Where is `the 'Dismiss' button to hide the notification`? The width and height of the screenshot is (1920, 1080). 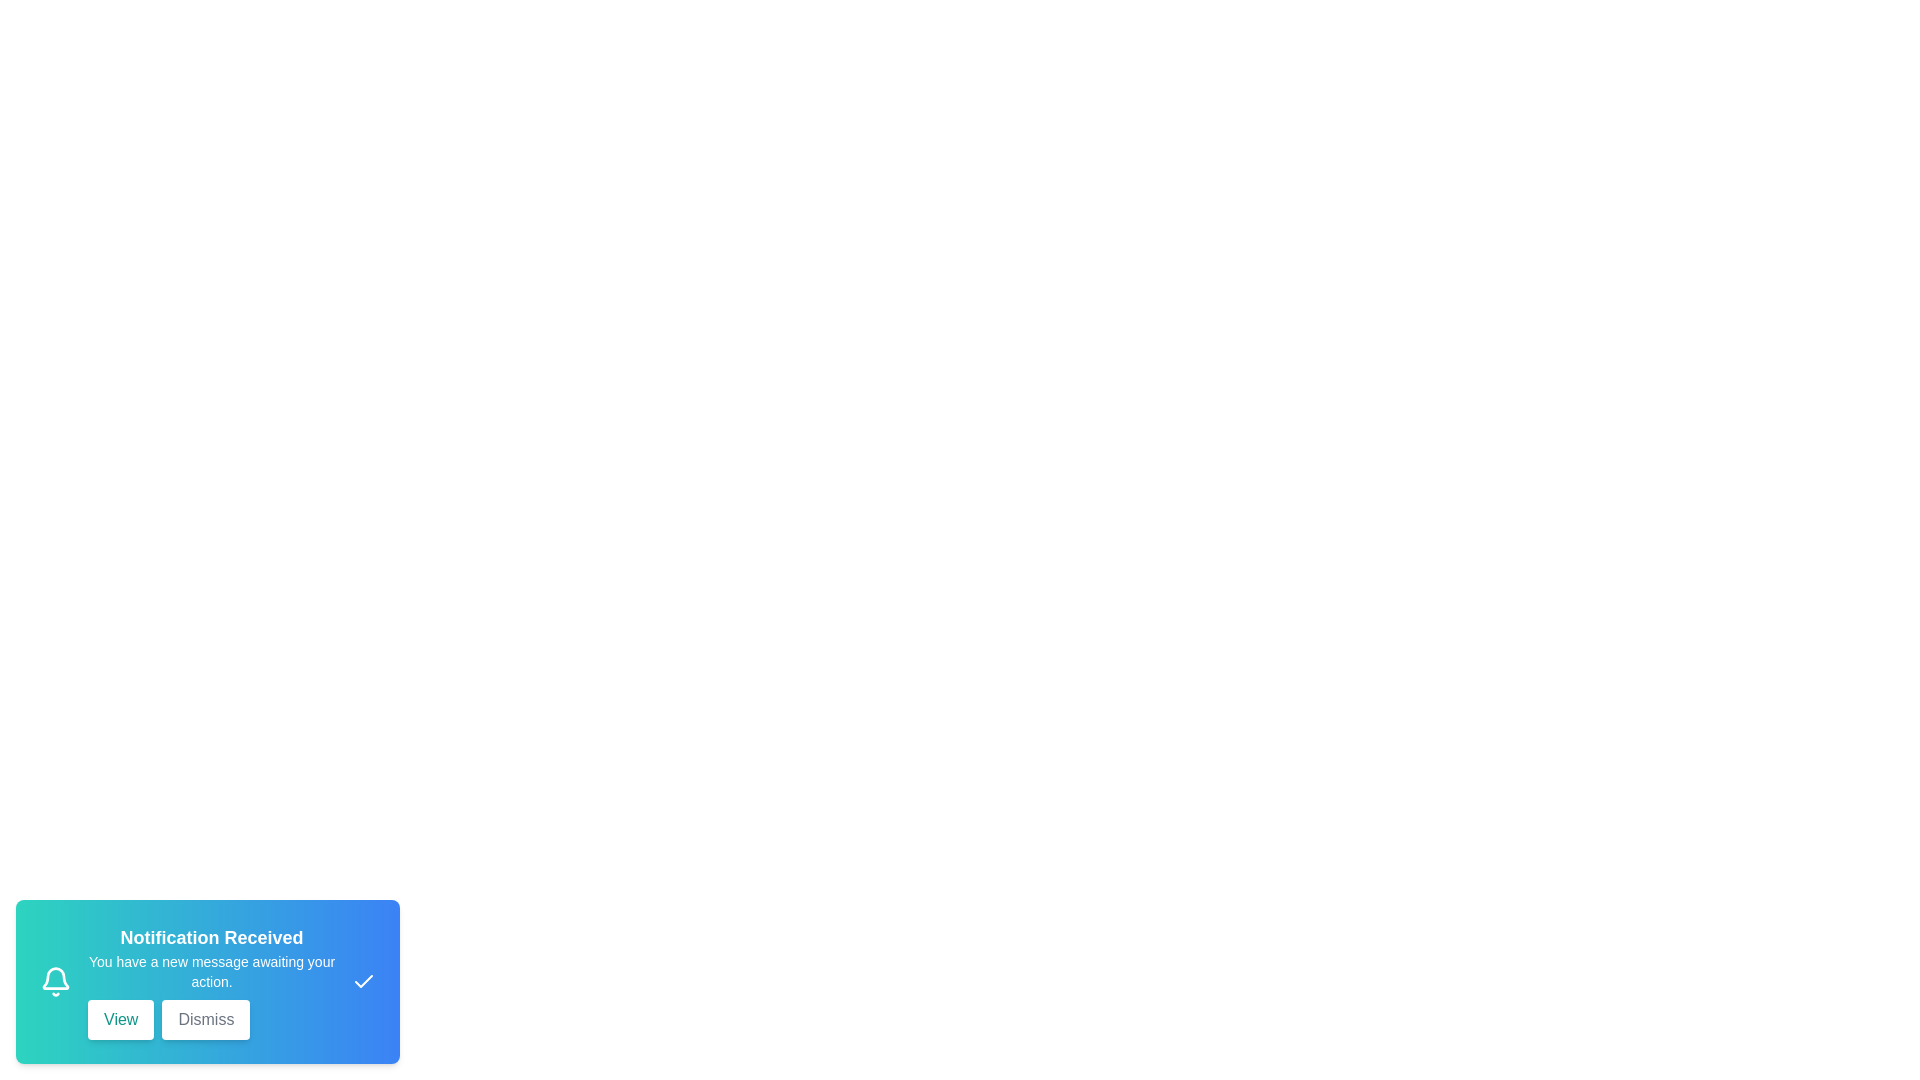
the 'Dismiss' button to hide the notification is located at coordinates (206, 1019).